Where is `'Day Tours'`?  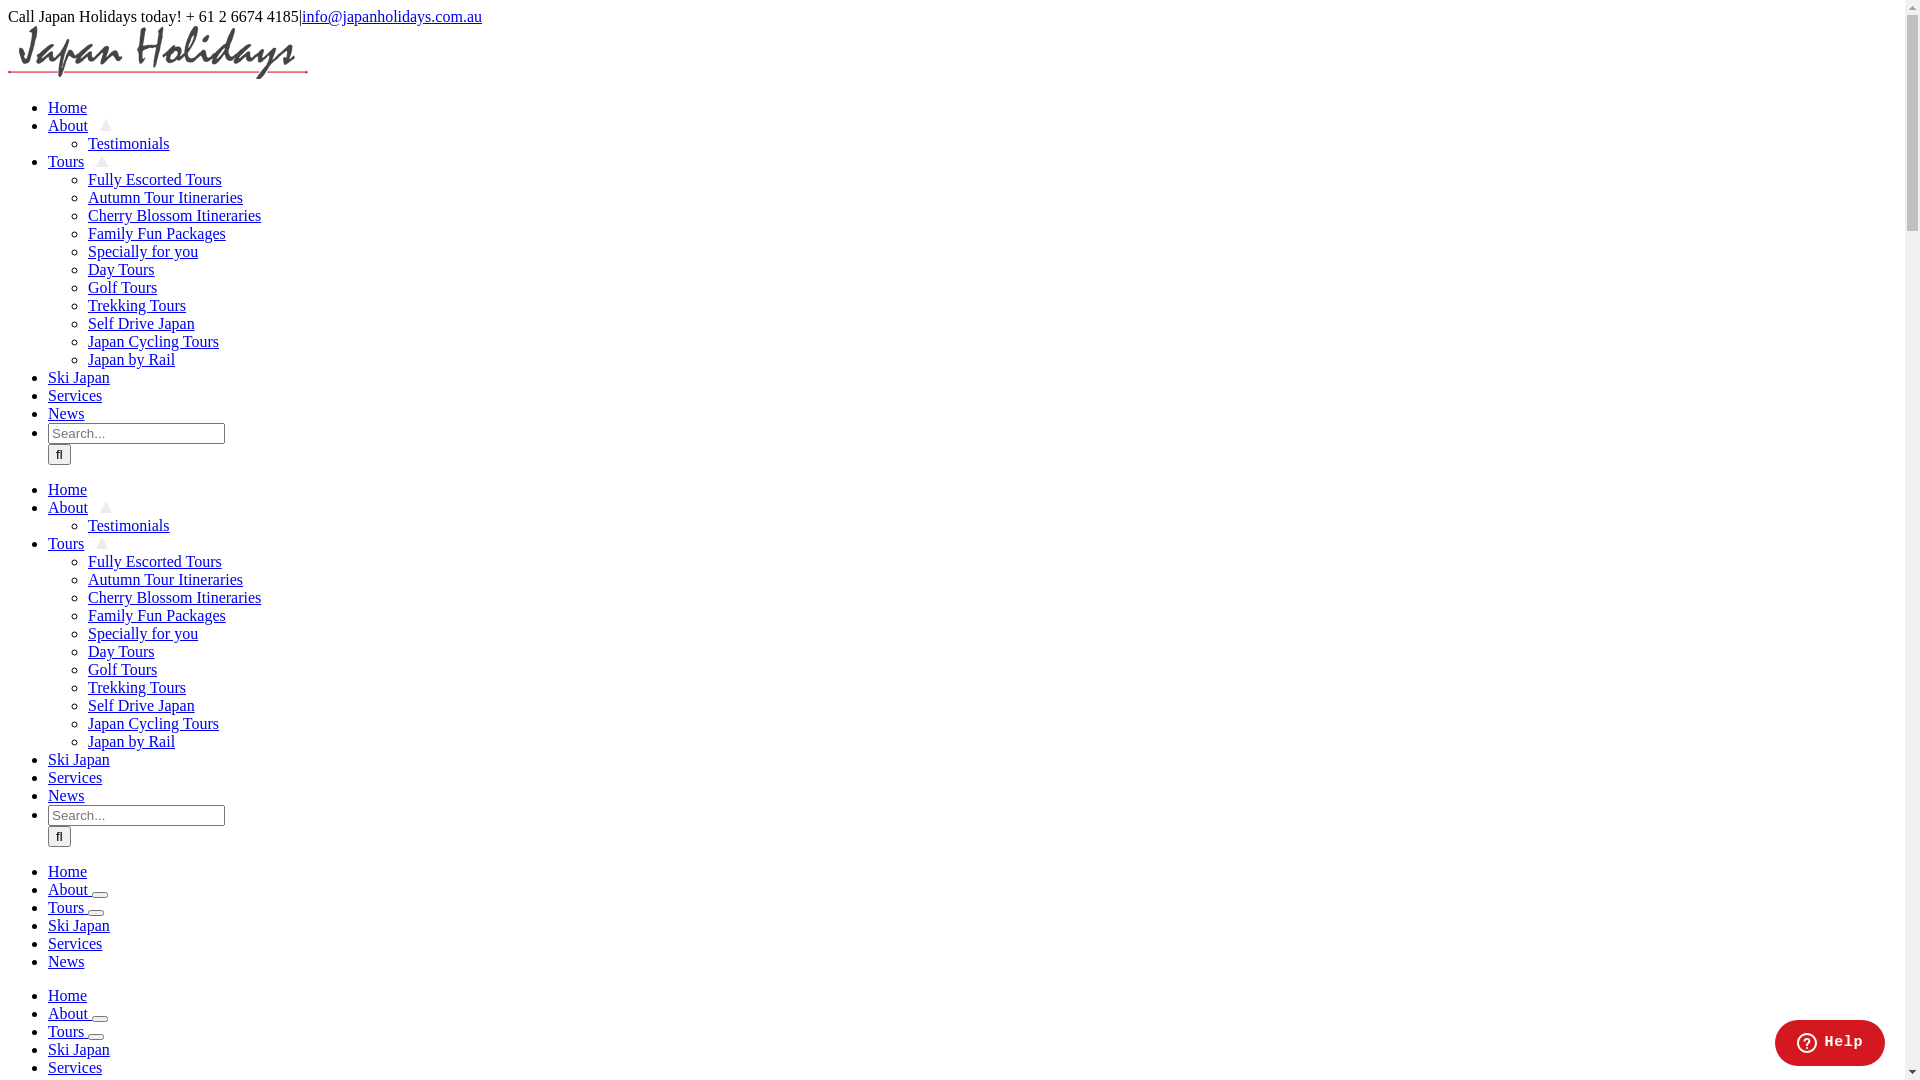
'Day Tours' is located at coordinates (86, 651).